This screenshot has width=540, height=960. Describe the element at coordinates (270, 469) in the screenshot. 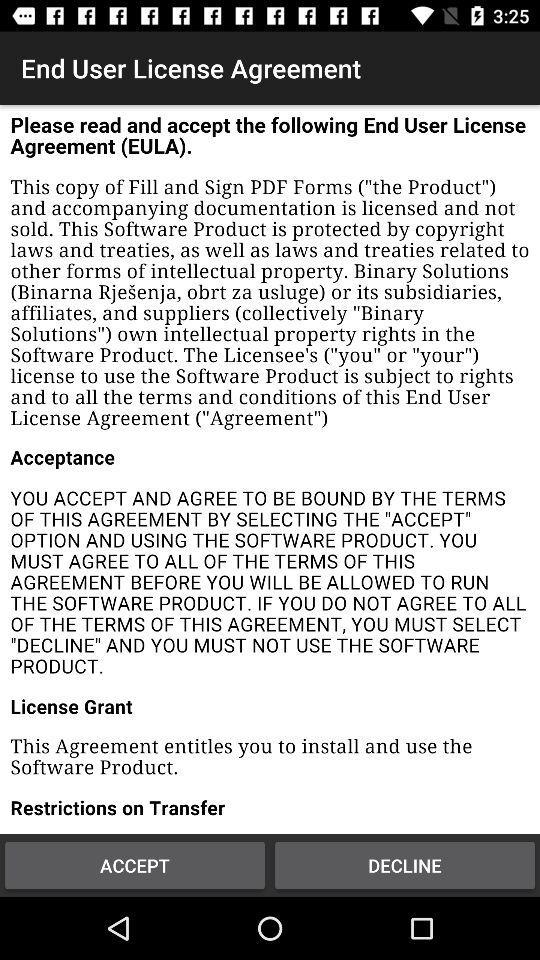

I see `advertisement page` at that location.